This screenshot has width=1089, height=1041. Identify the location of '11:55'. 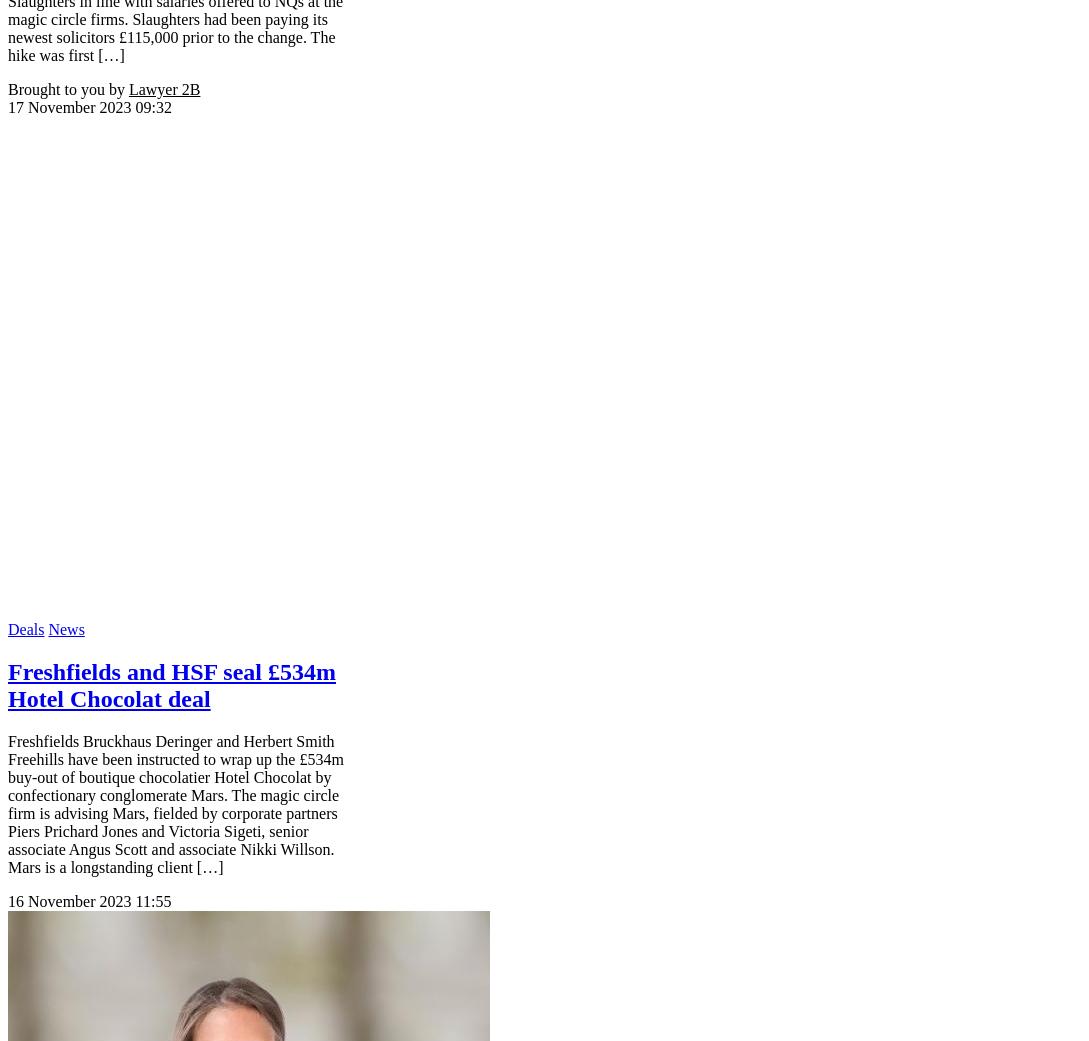
(153, 899).